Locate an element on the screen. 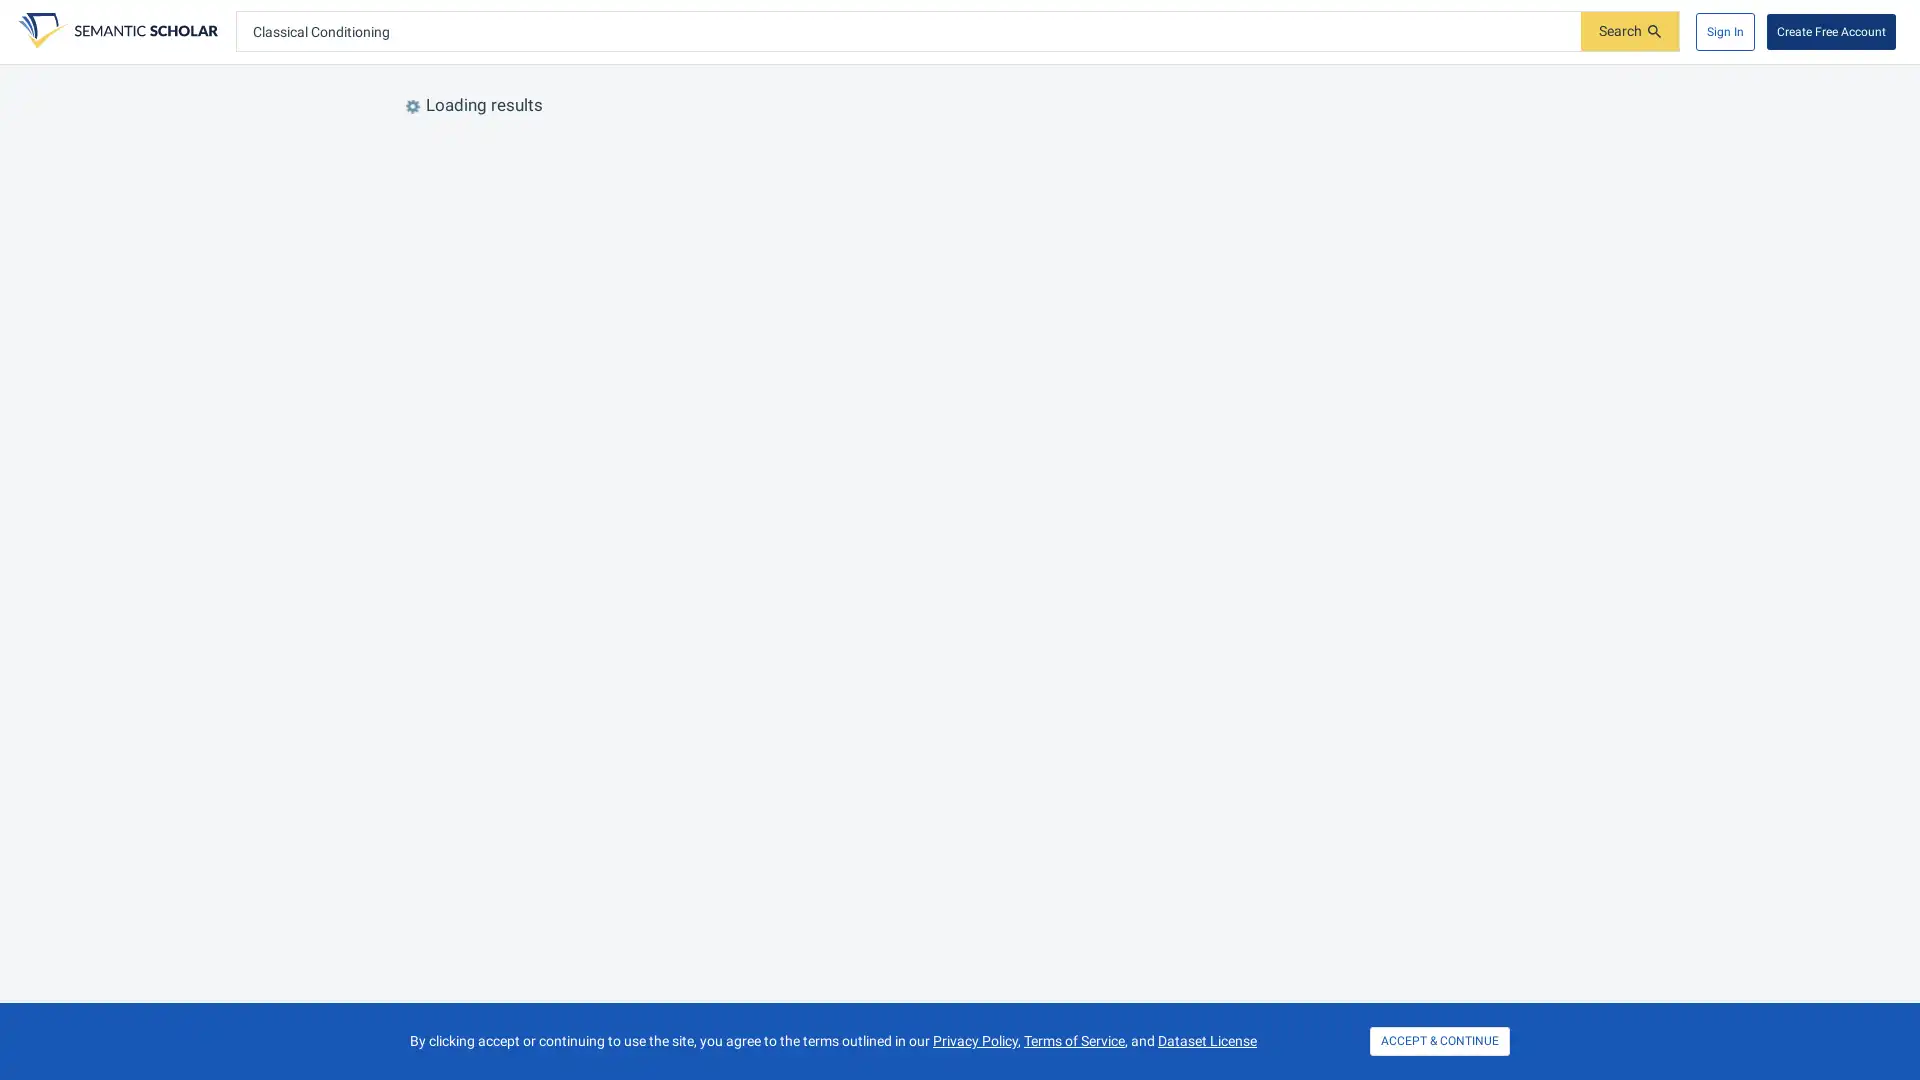 The image size is (1920, 1080). Author is located at coordinates (931, 157).